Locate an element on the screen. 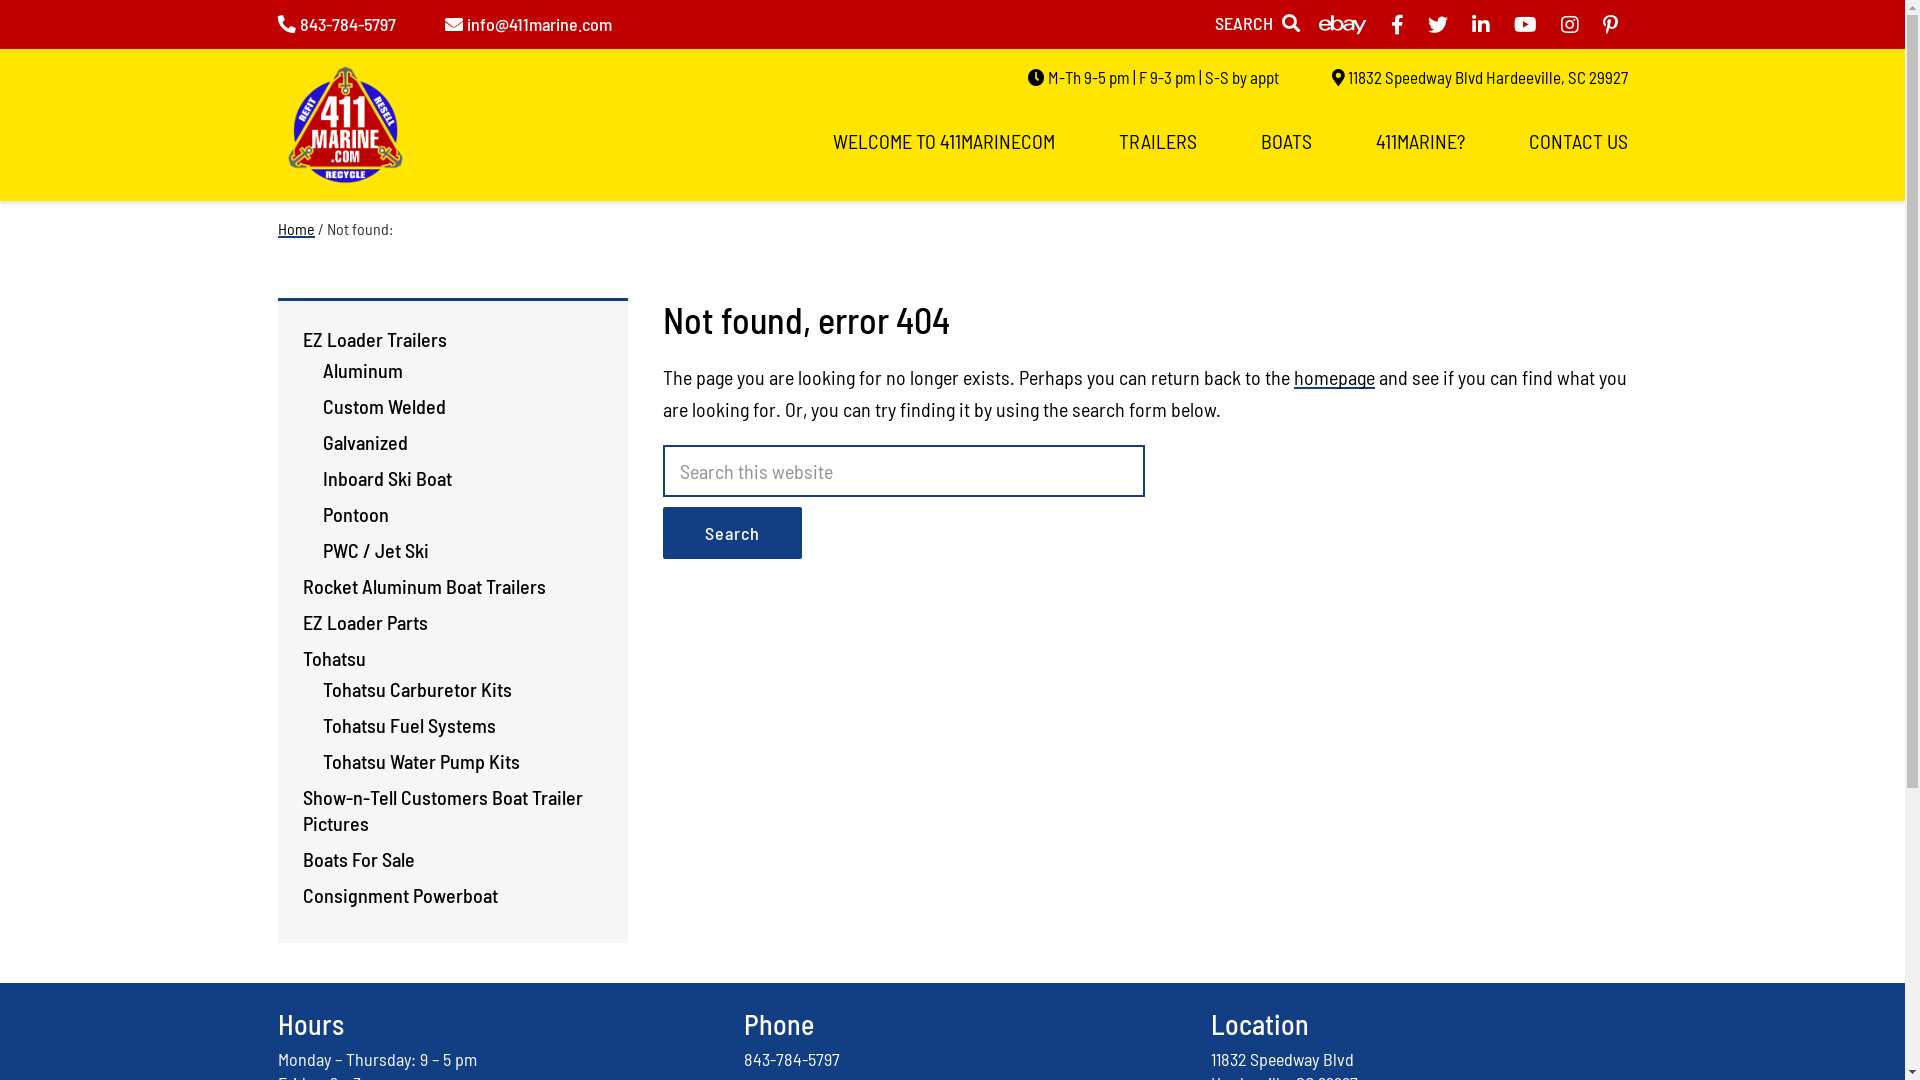 The height and width of the screenshot is (1080, 1920). 'SEARCH' is located at coordinates (1255, 23).